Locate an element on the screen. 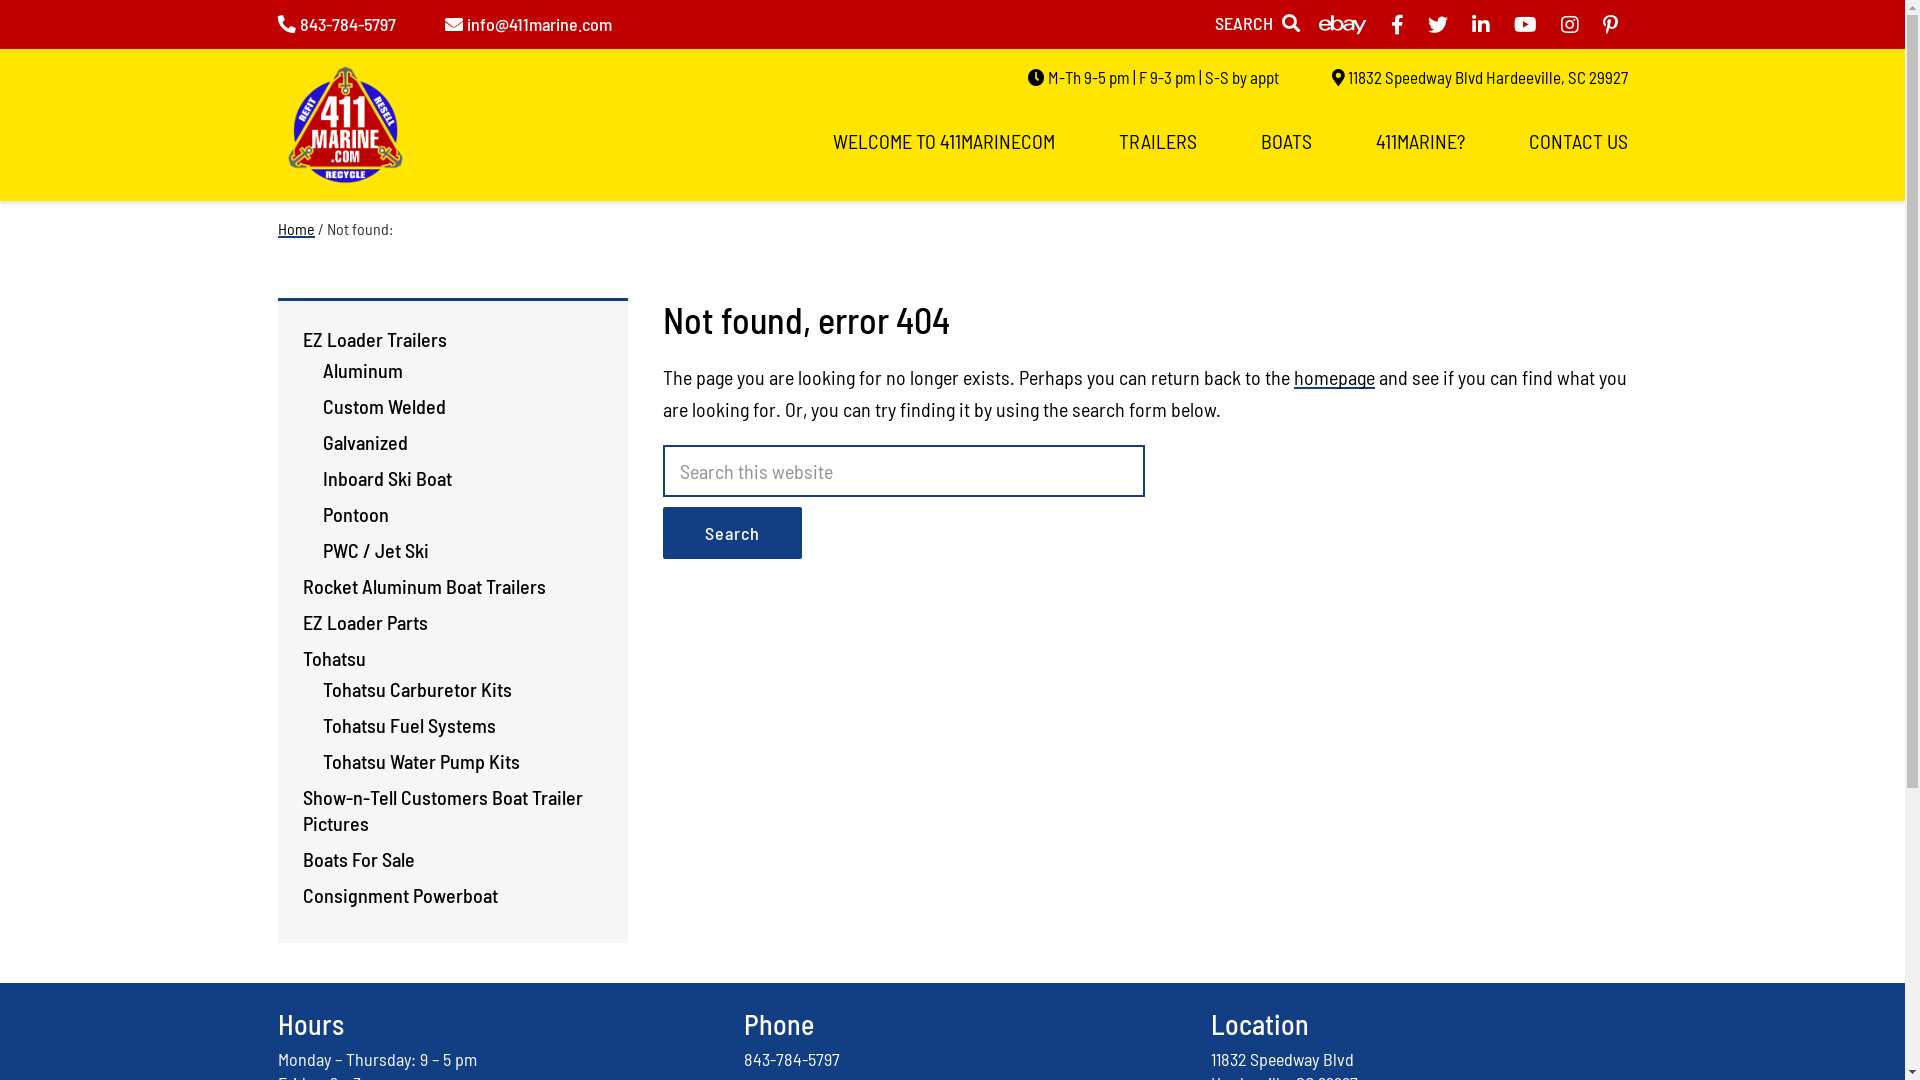 The height and width of the screenshot is (1080, 1920). 'SEARCH' is located at coordinates (1255, 23).